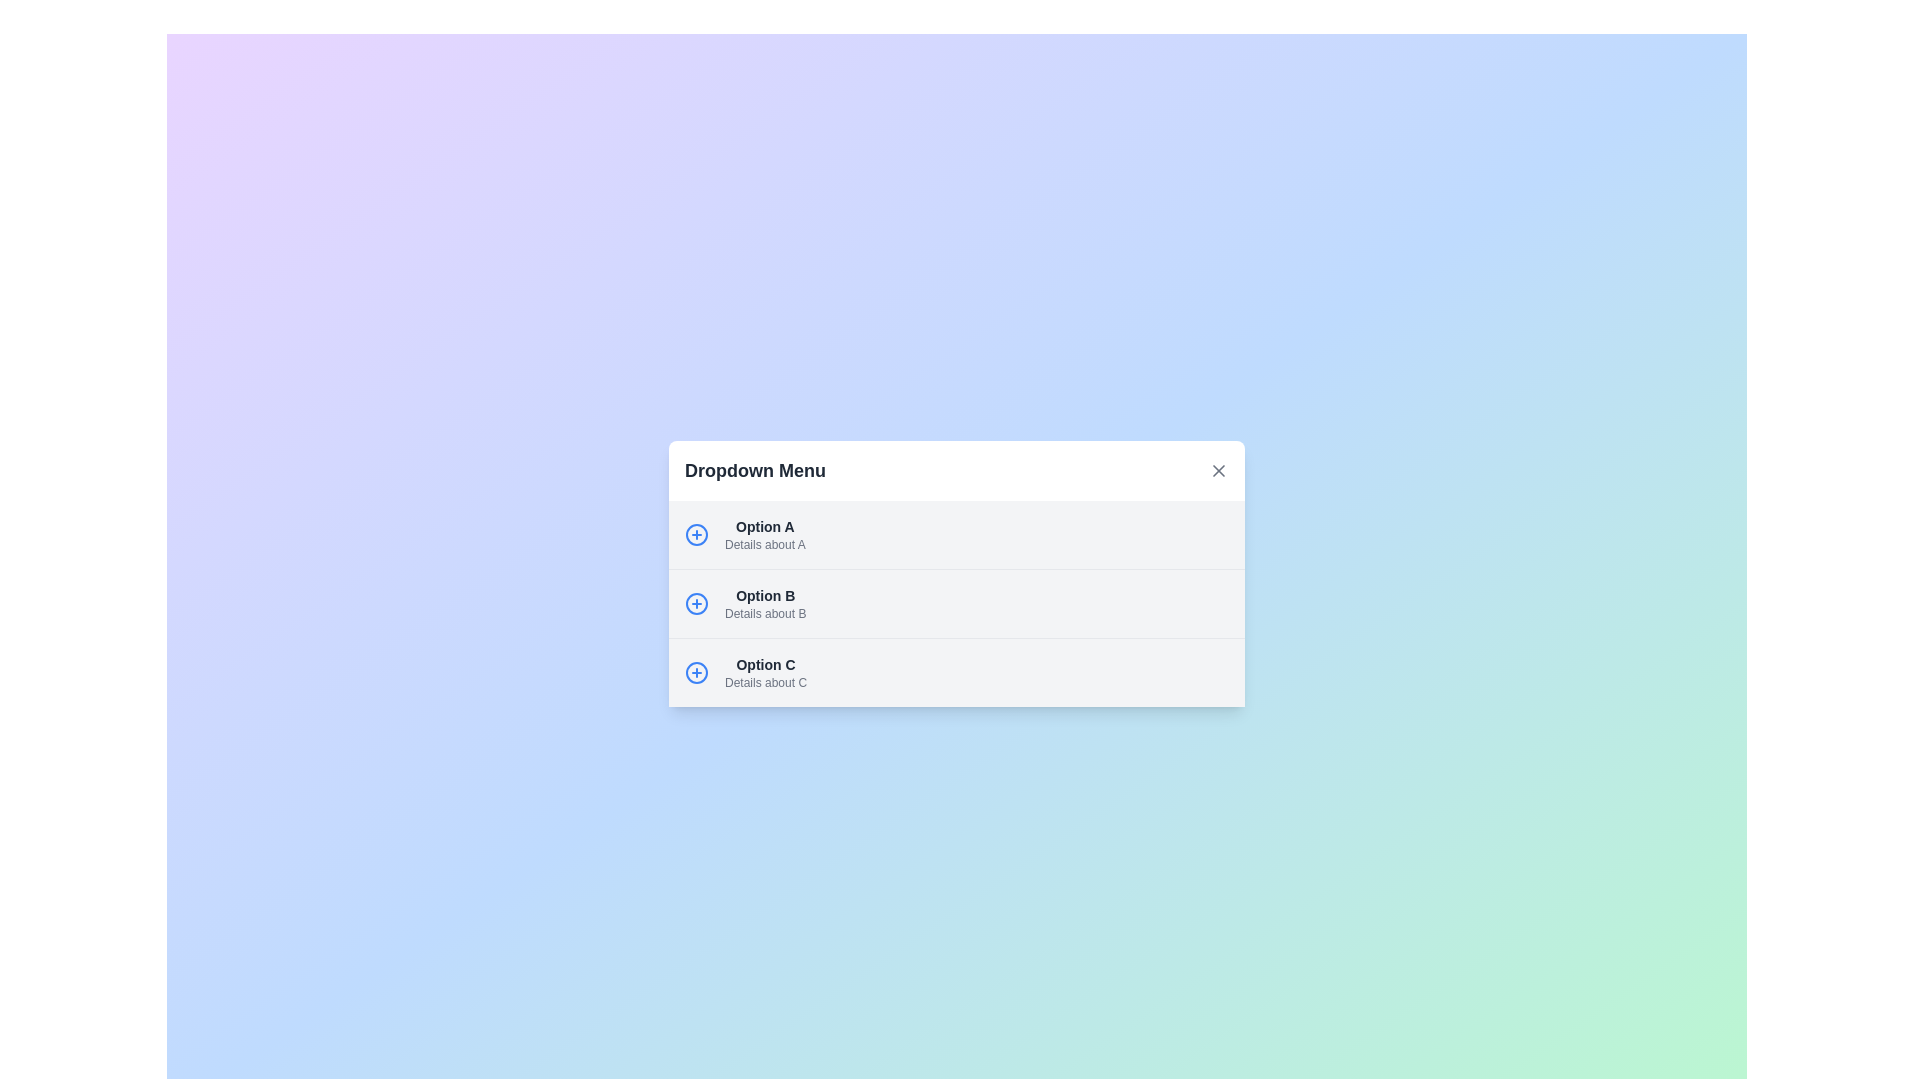  I want to click on the selectable list item representing 'Option C' in the dropdown menu, so click(955, 672).